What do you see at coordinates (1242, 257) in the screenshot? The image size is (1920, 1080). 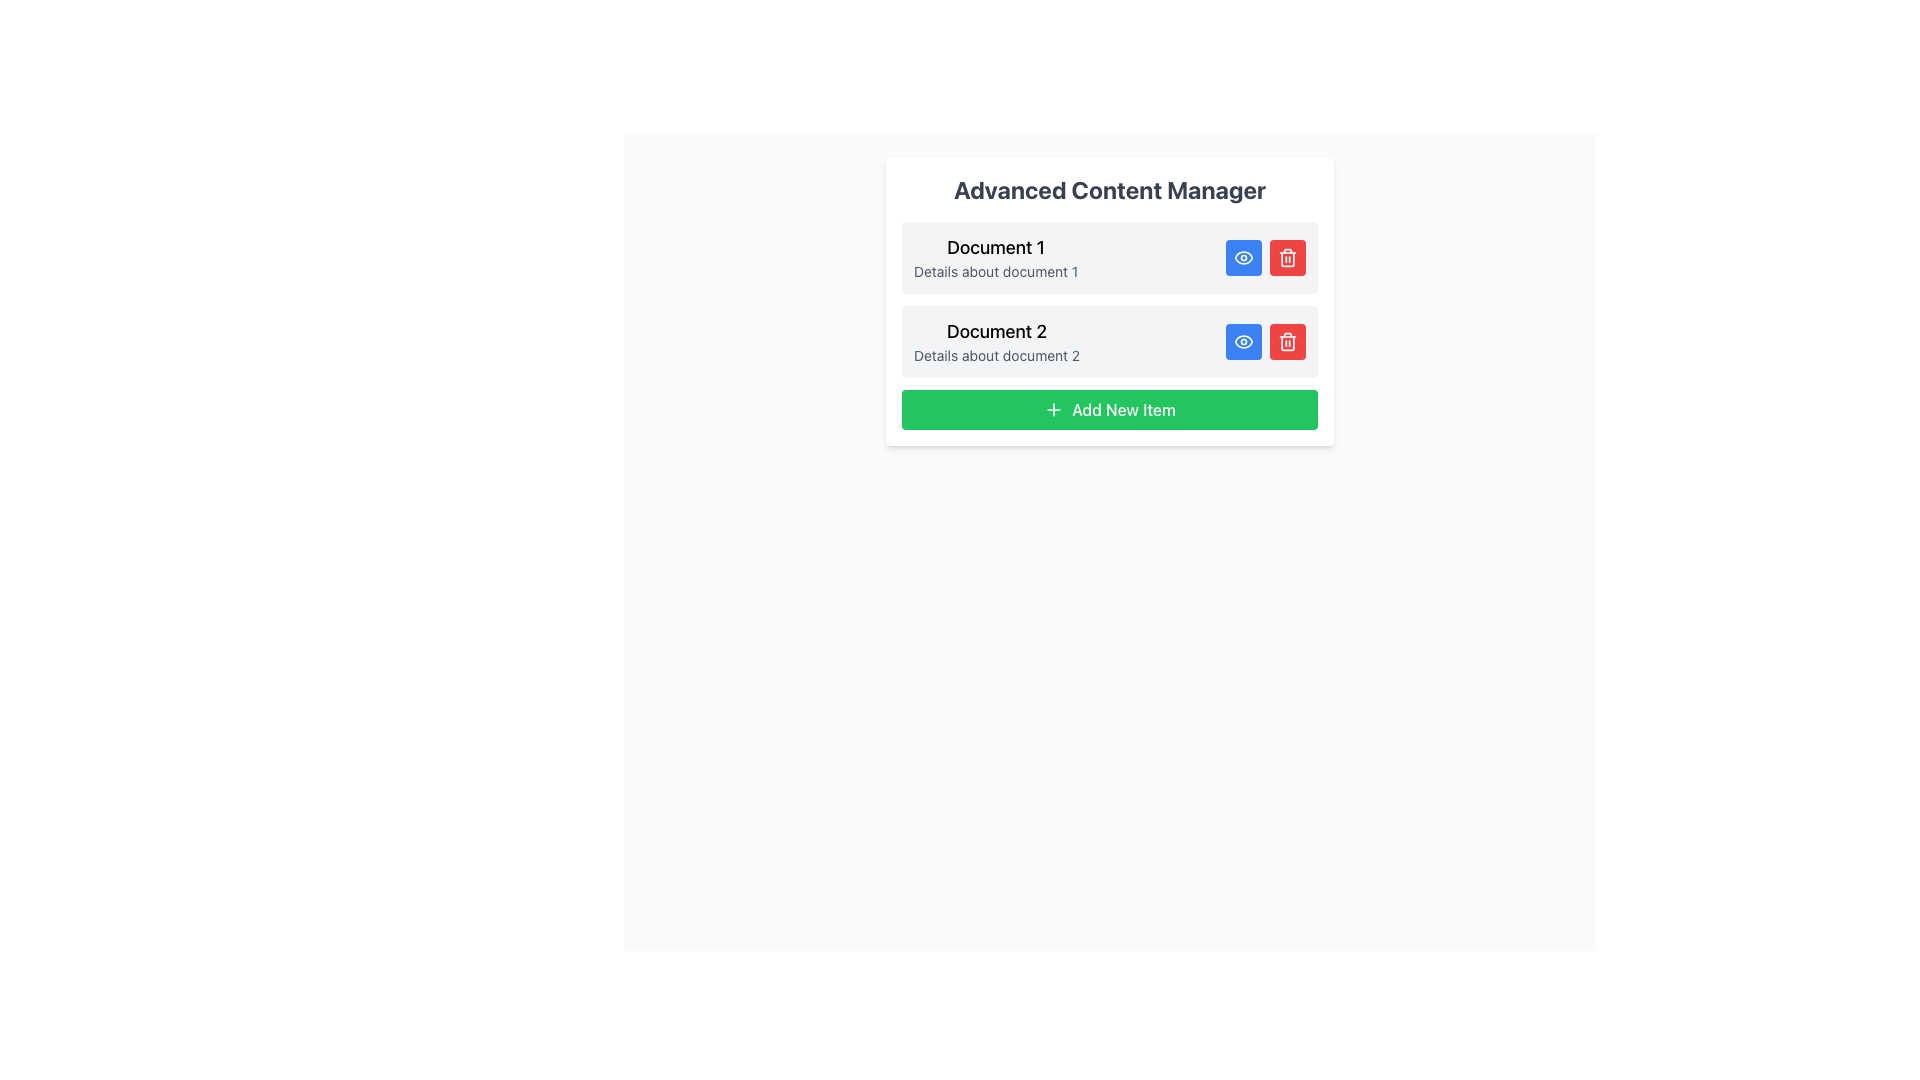 I see `the blue rounded rectangular button with a white eye icon in the 'Document 1' section of the Advanced Content Manager` at bounding box center [1242, 257].